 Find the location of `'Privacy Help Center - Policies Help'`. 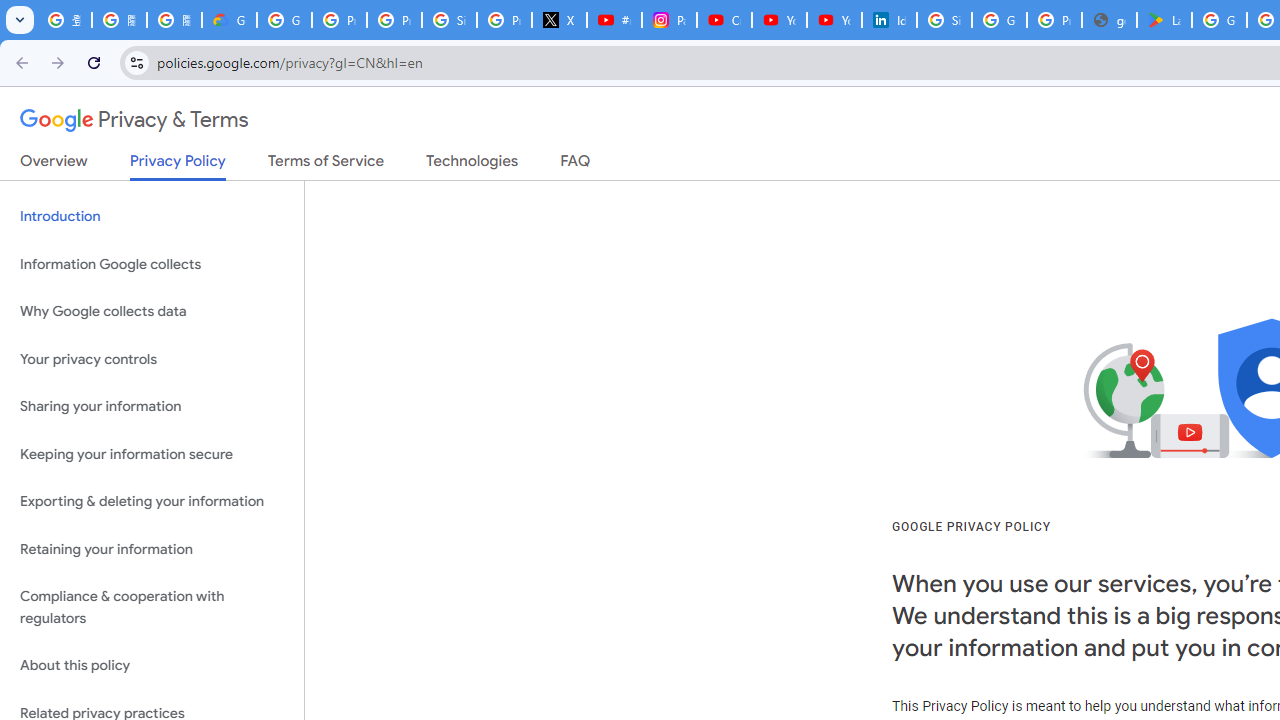

'Privacy Help Center - Policies Help' is located at coordinates (394, 20).